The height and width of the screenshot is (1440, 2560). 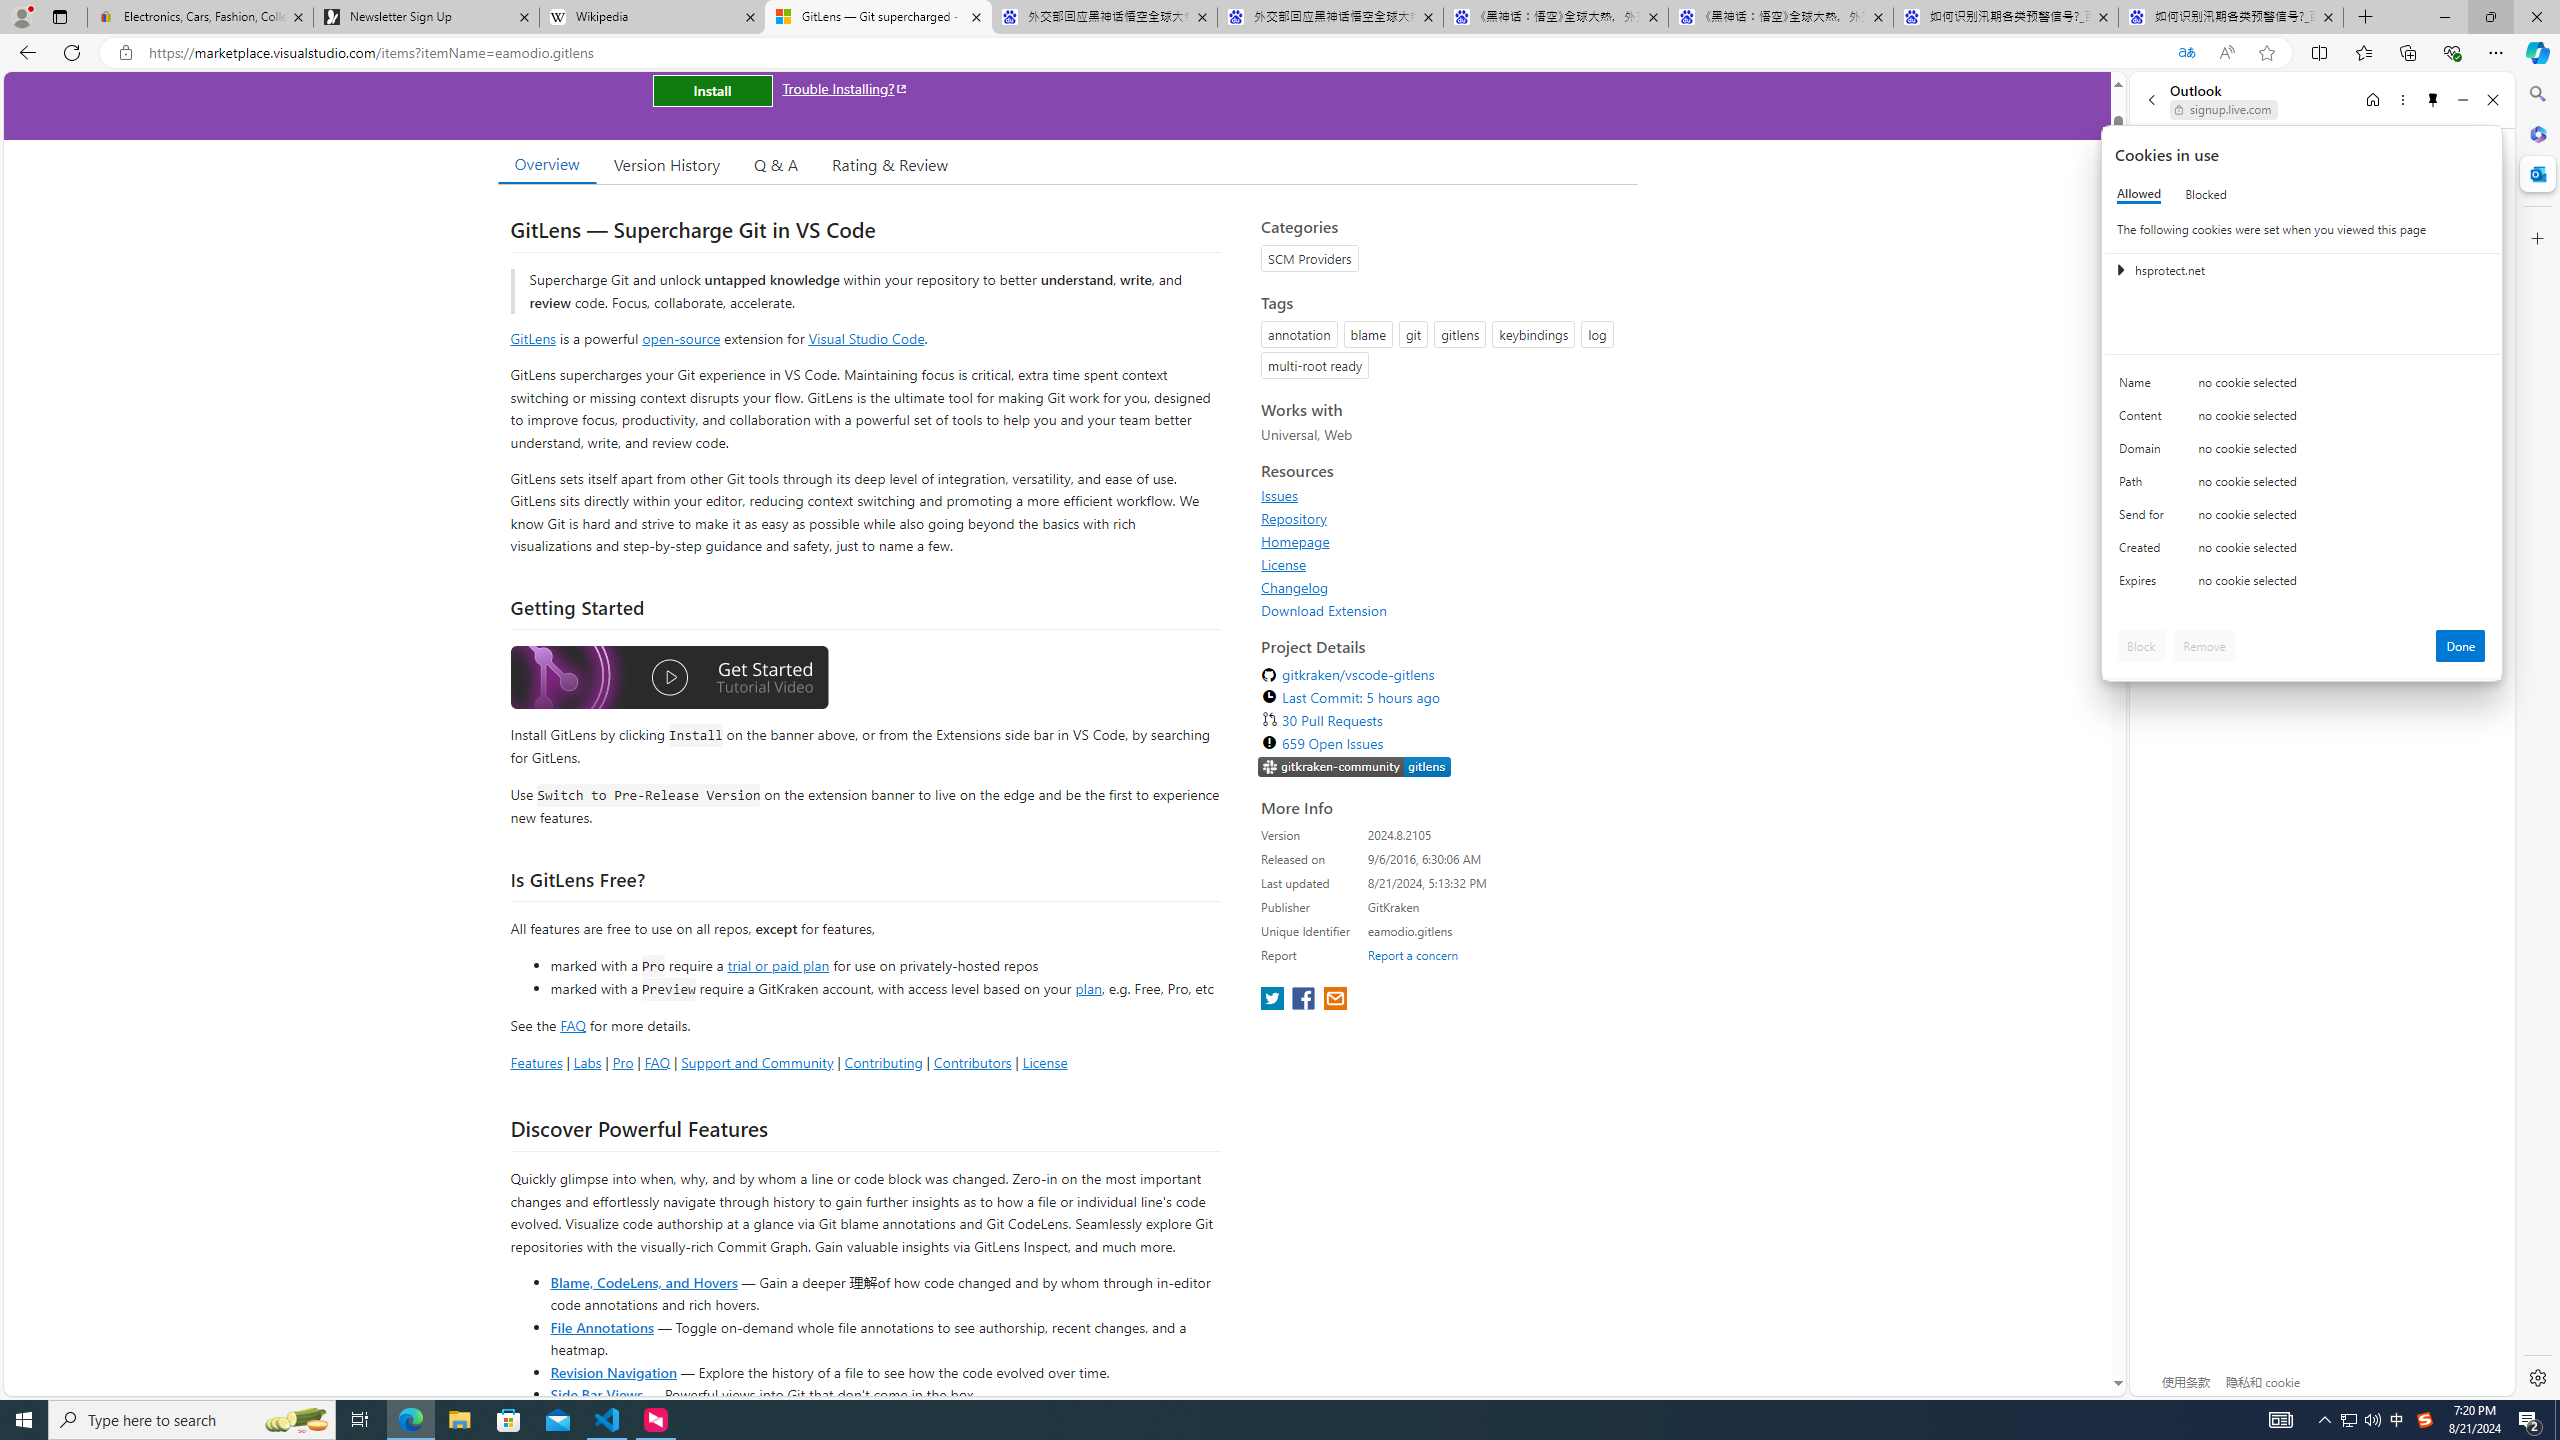 I want to click on 'Created', so click(x=2144, y=551).